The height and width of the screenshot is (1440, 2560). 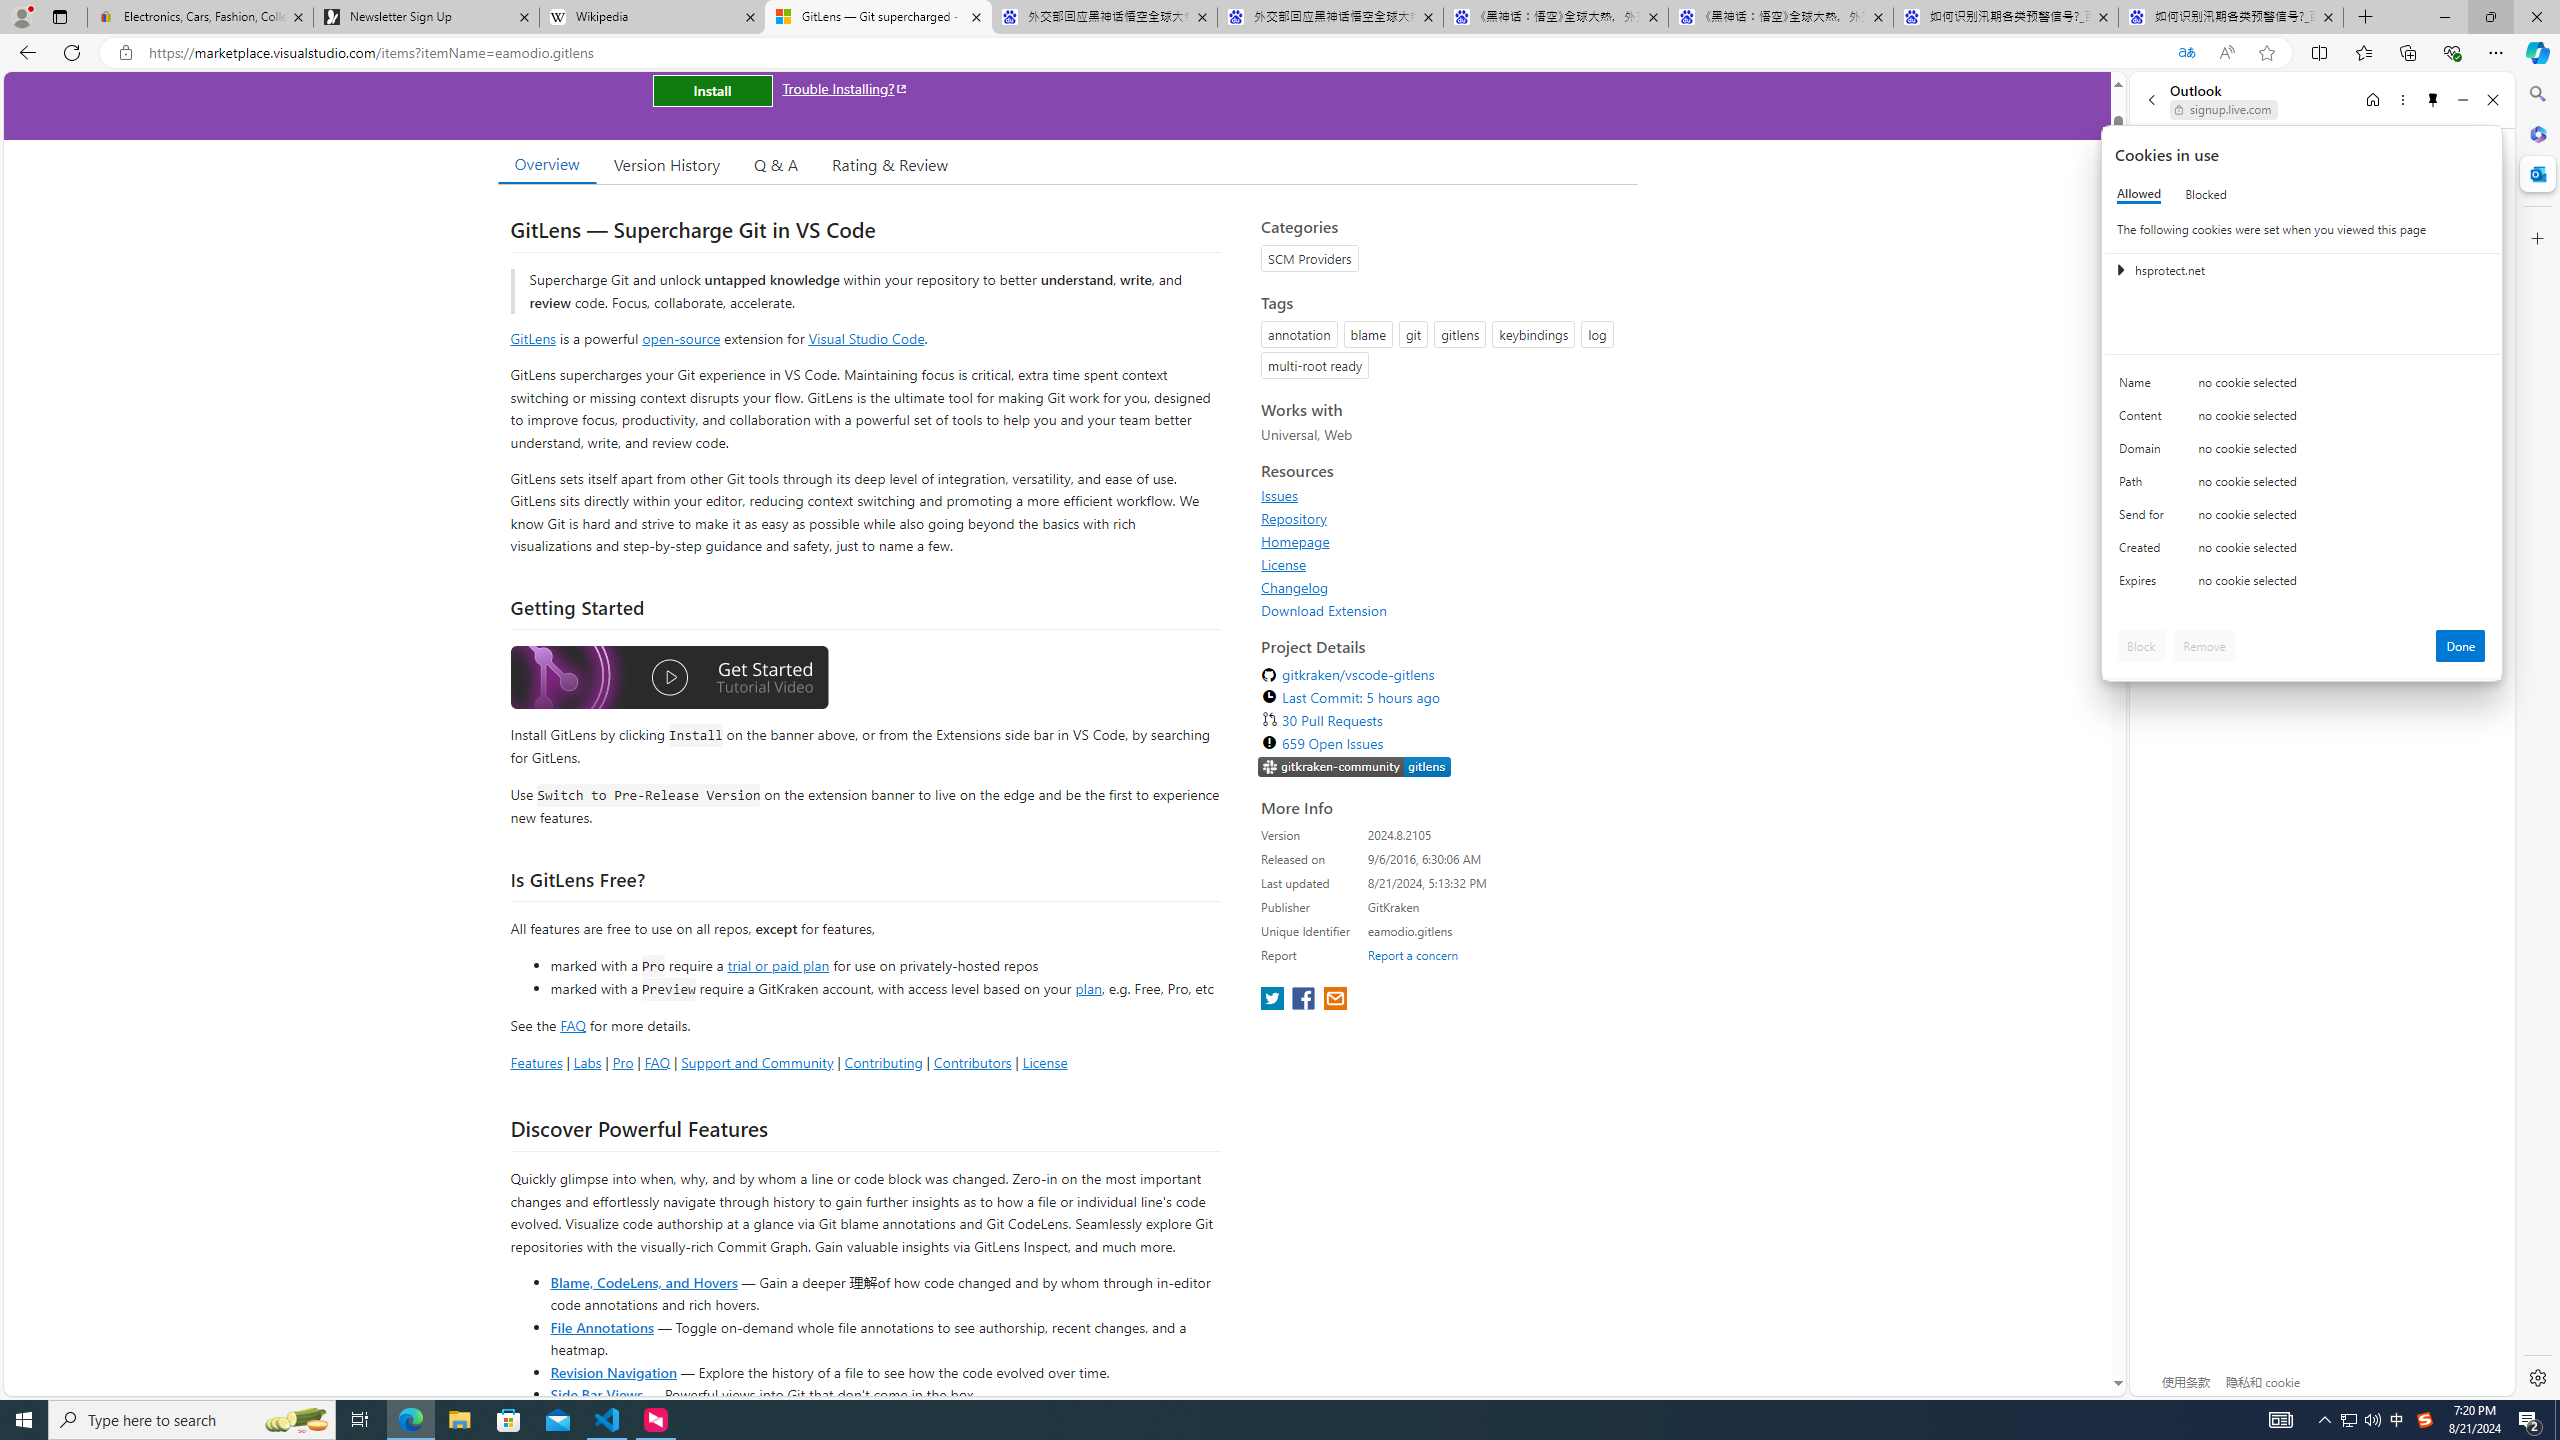 I want to click on 'Created', so click(x=2144, y=551).